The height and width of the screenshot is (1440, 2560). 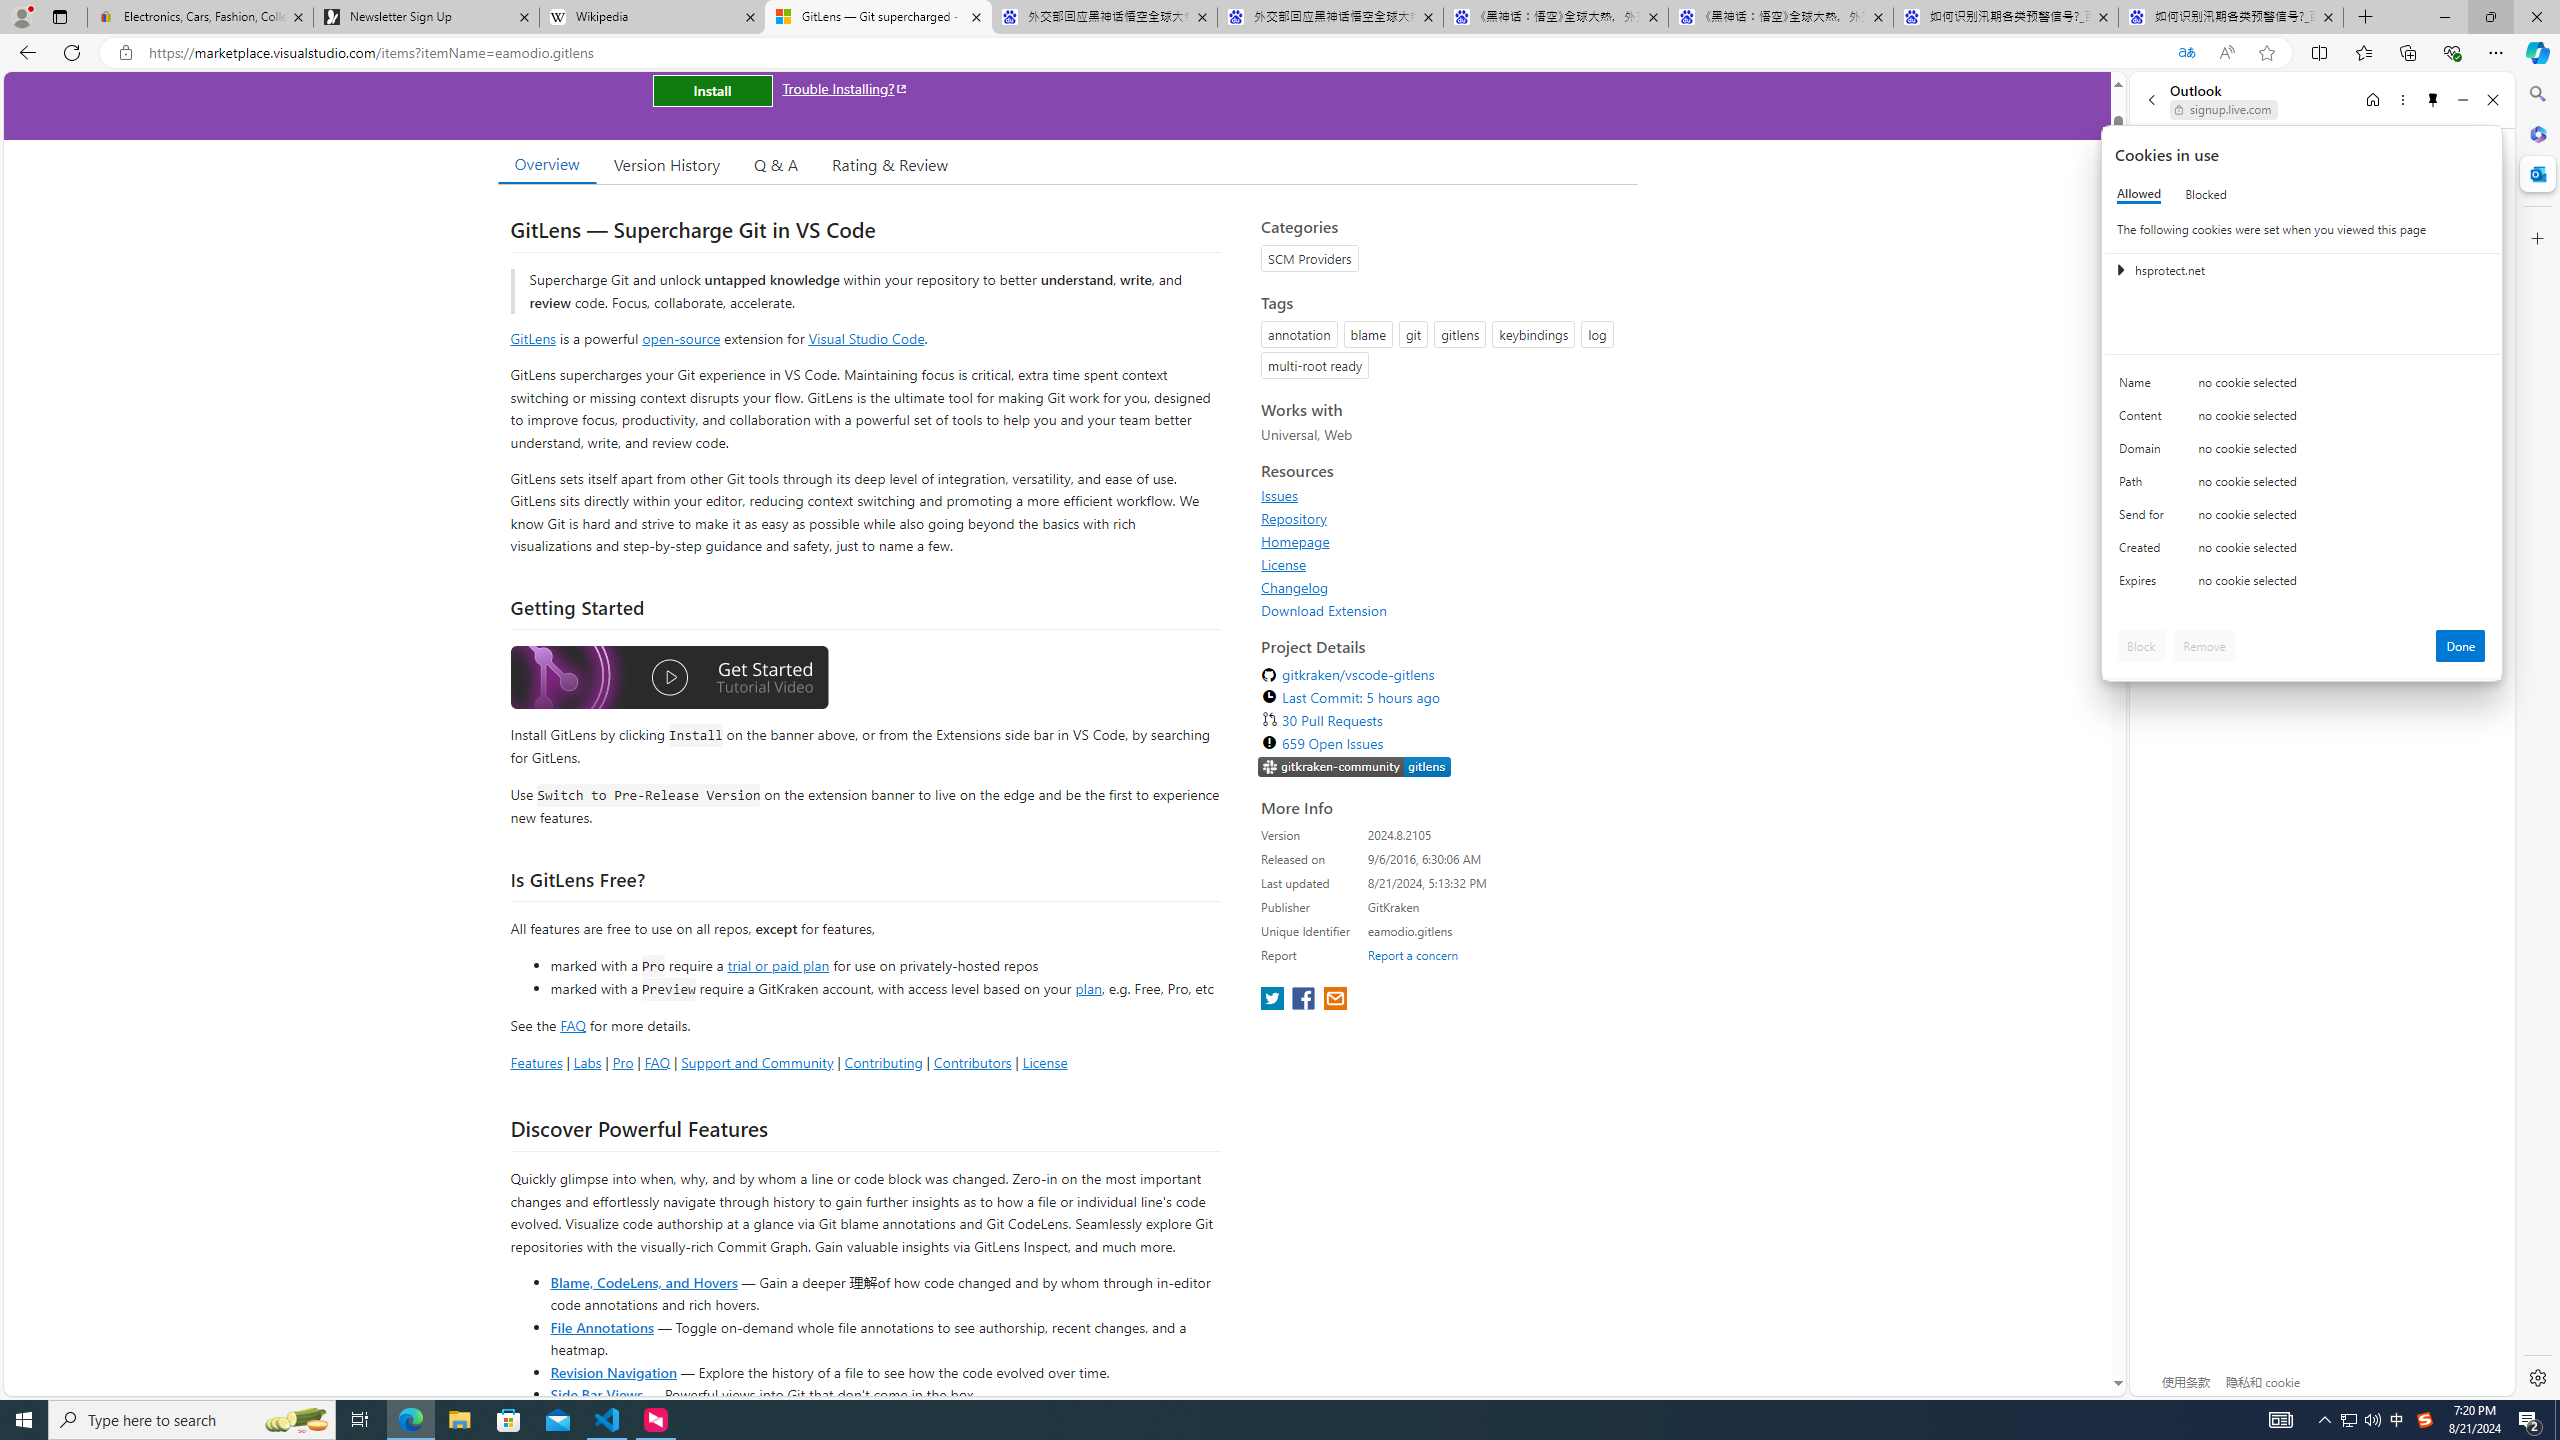 I want to click on 'Created', so click(x=2144, y=551).